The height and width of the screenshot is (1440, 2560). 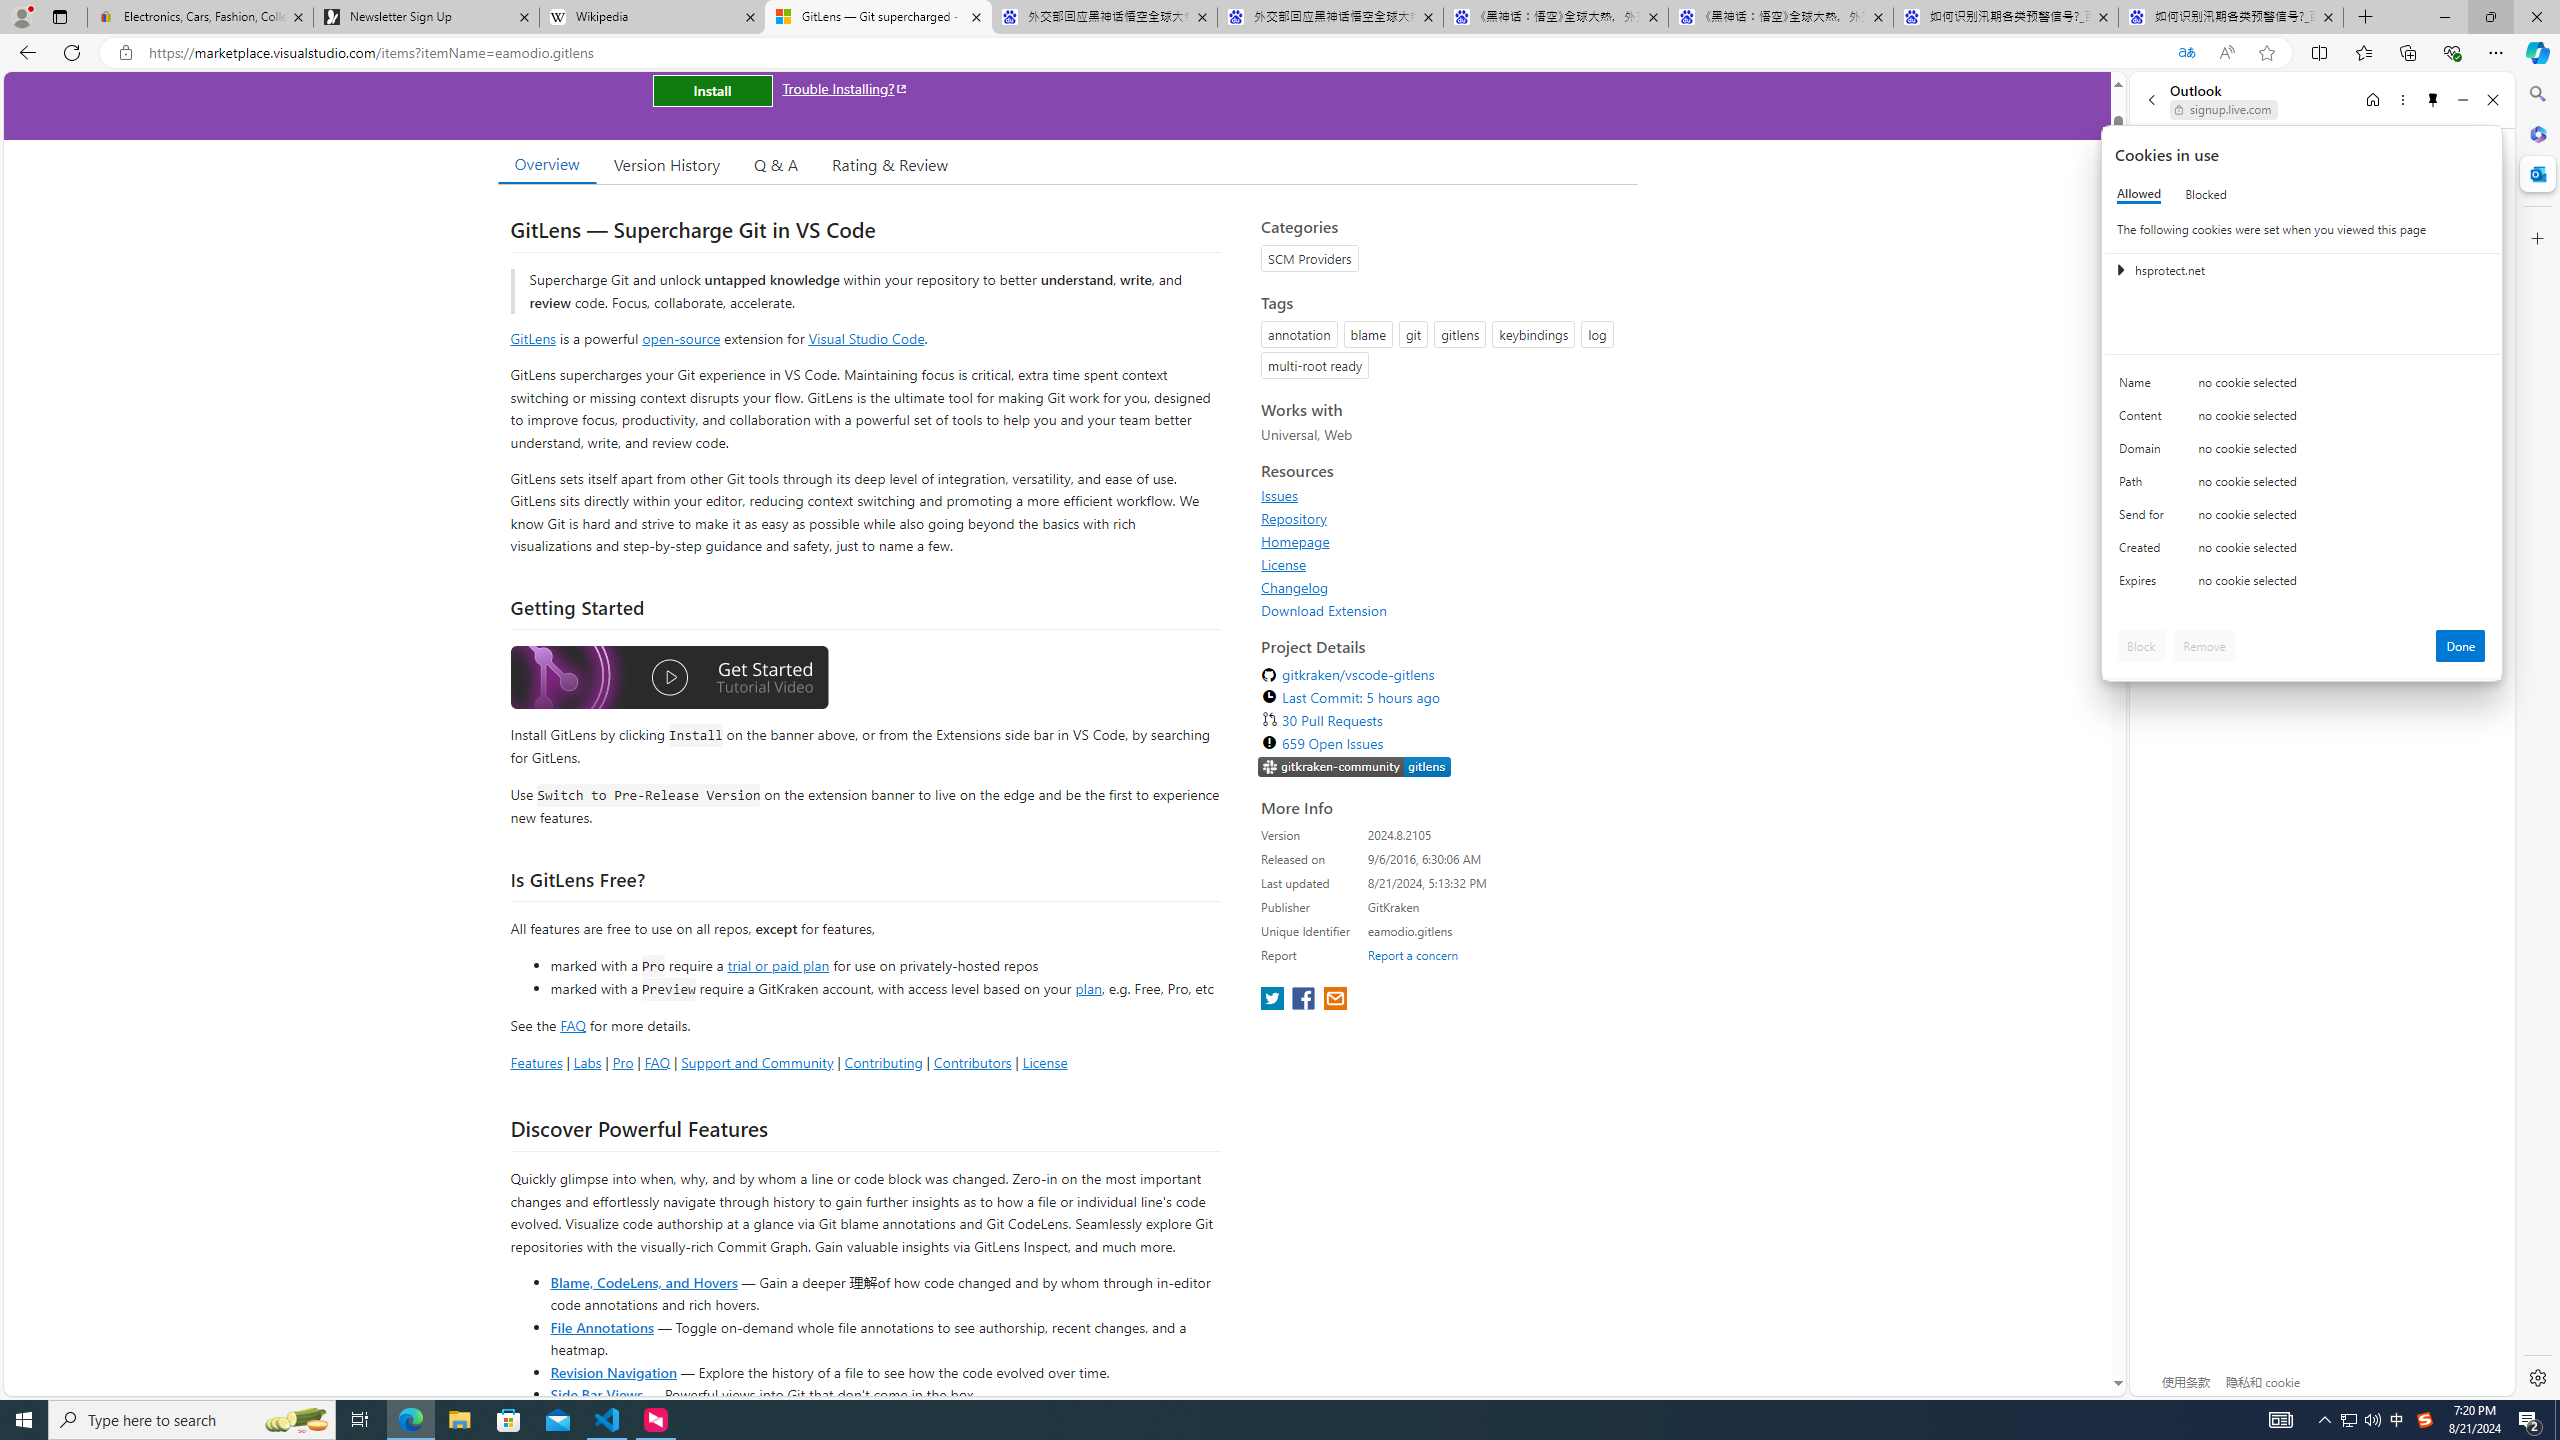 I want to click on 'Created', so click(x=2144, y=551).